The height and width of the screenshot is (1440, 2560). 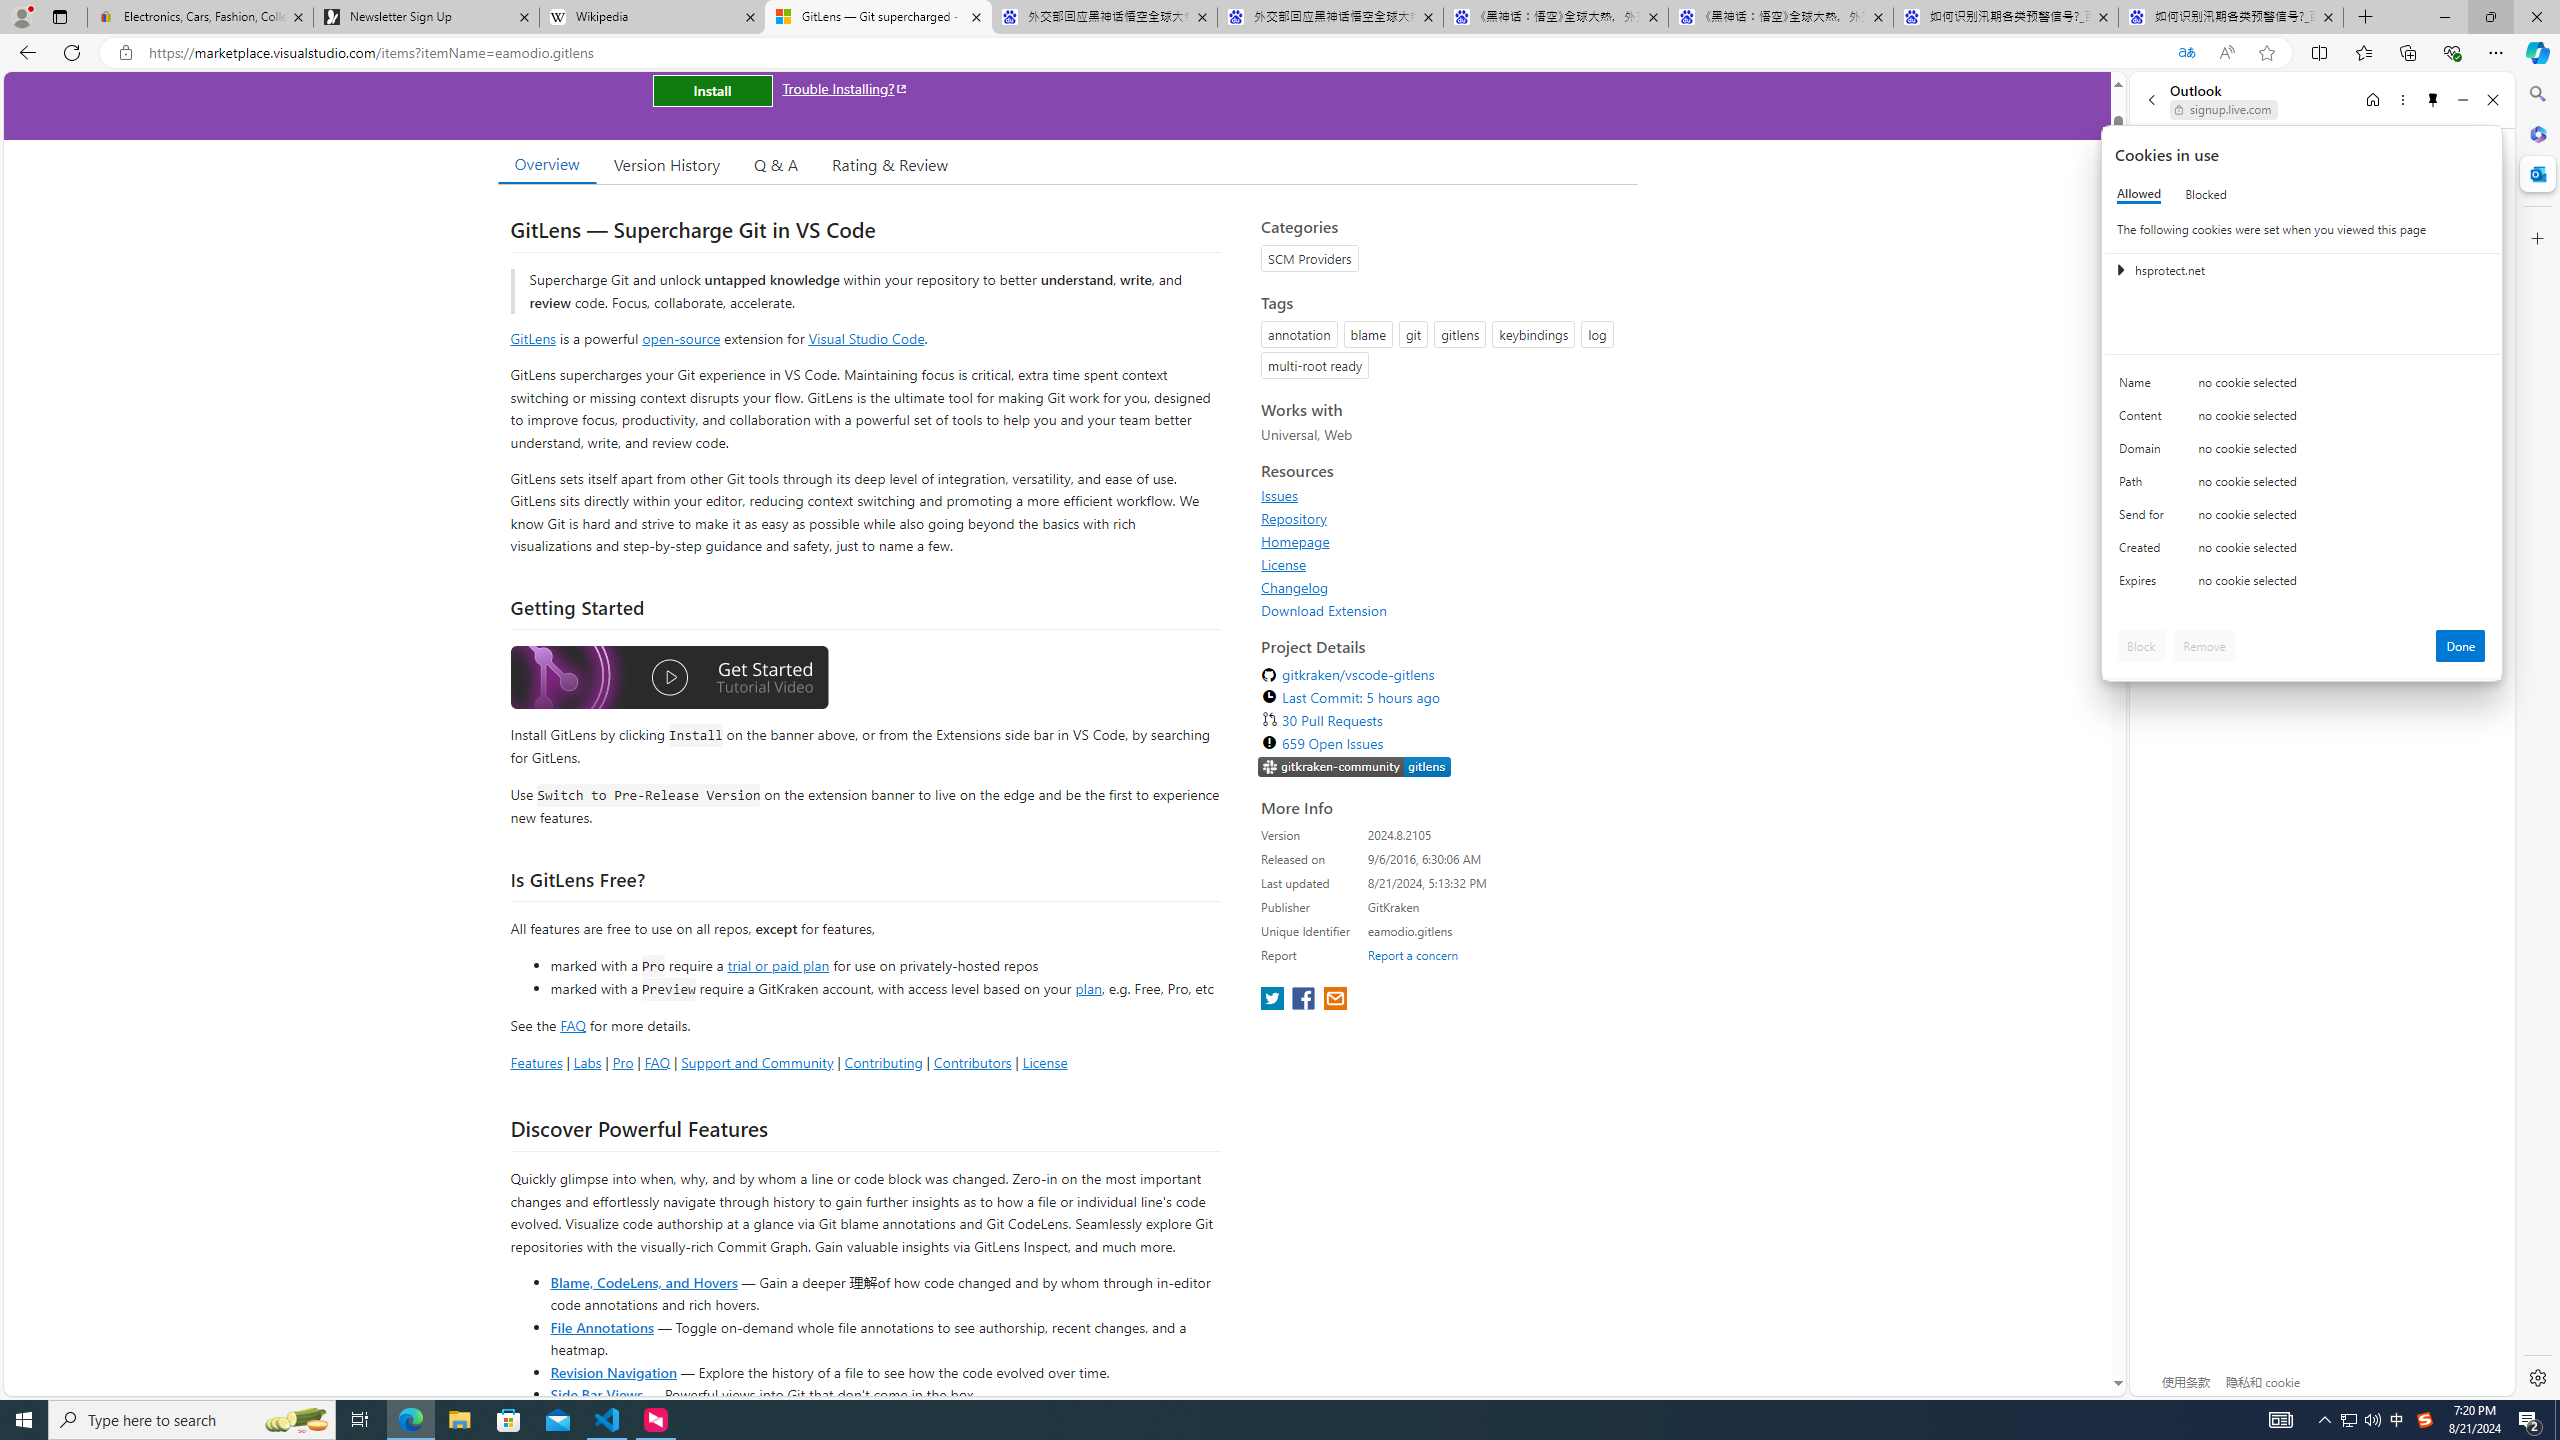 I want to click on 'Created', so click(x=2144, y=551).